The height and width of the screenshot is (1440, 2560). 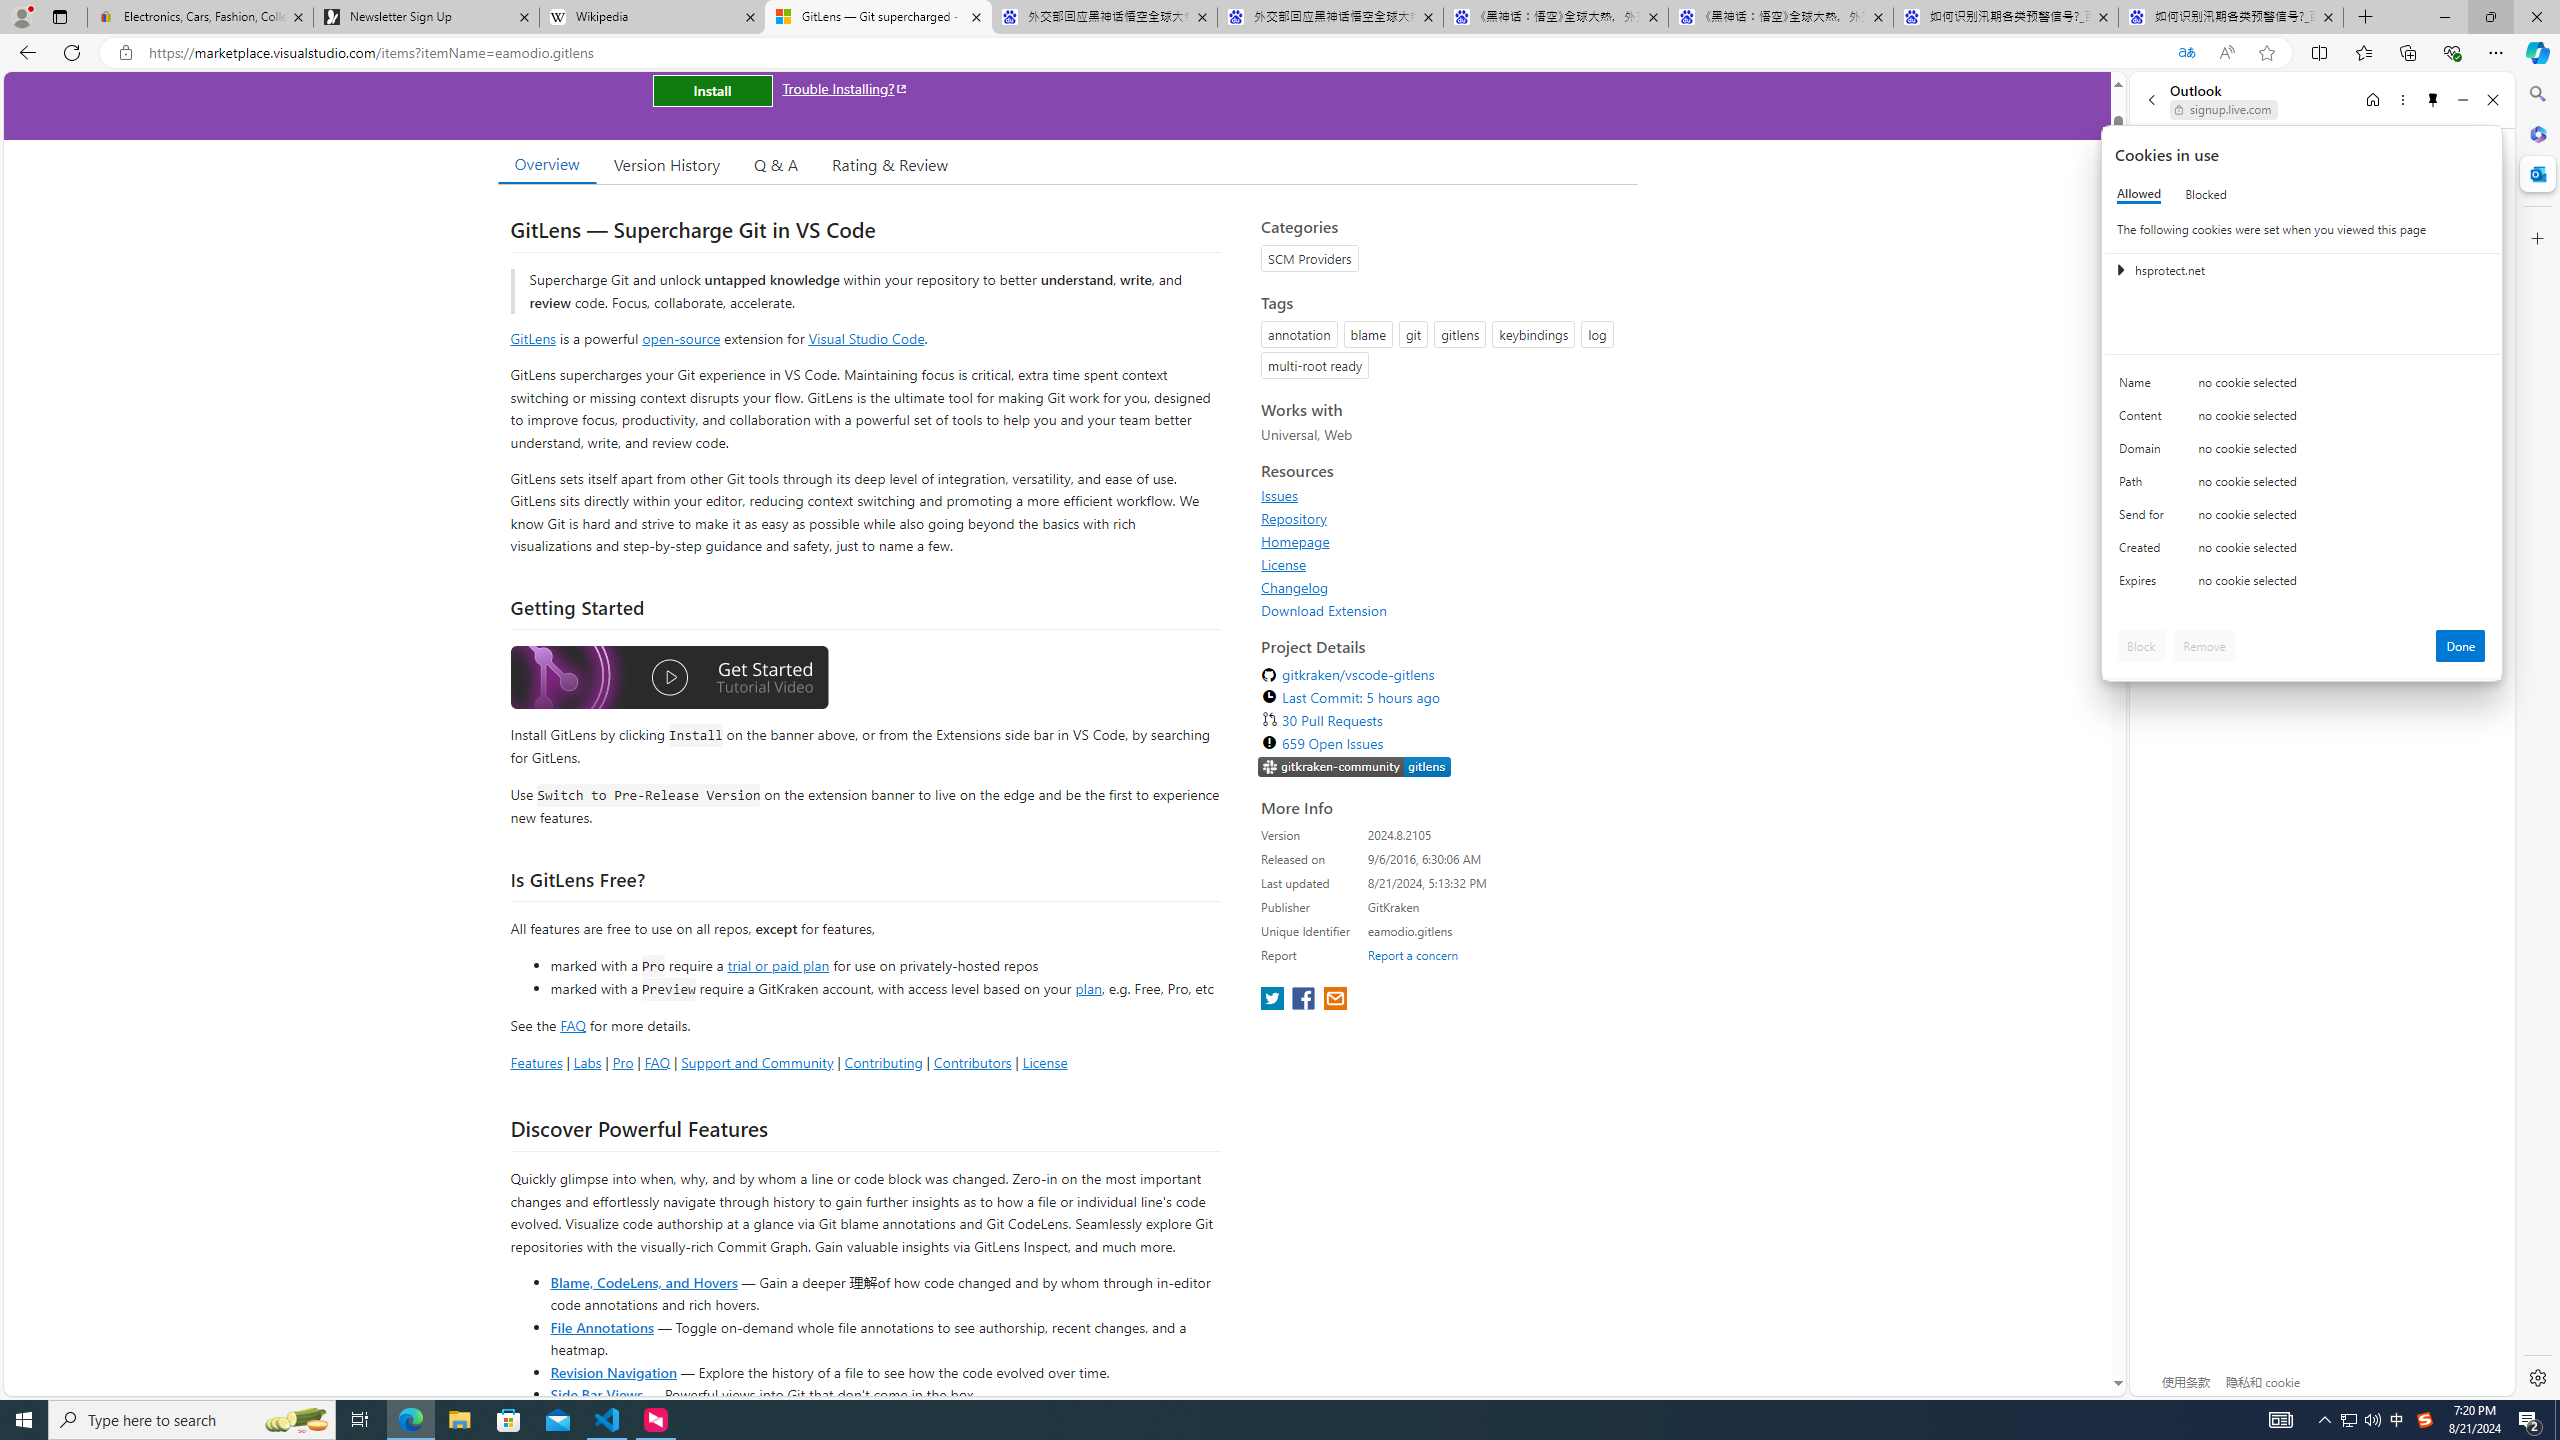 I want to click on 'Created', so click(x=2144, y=551).